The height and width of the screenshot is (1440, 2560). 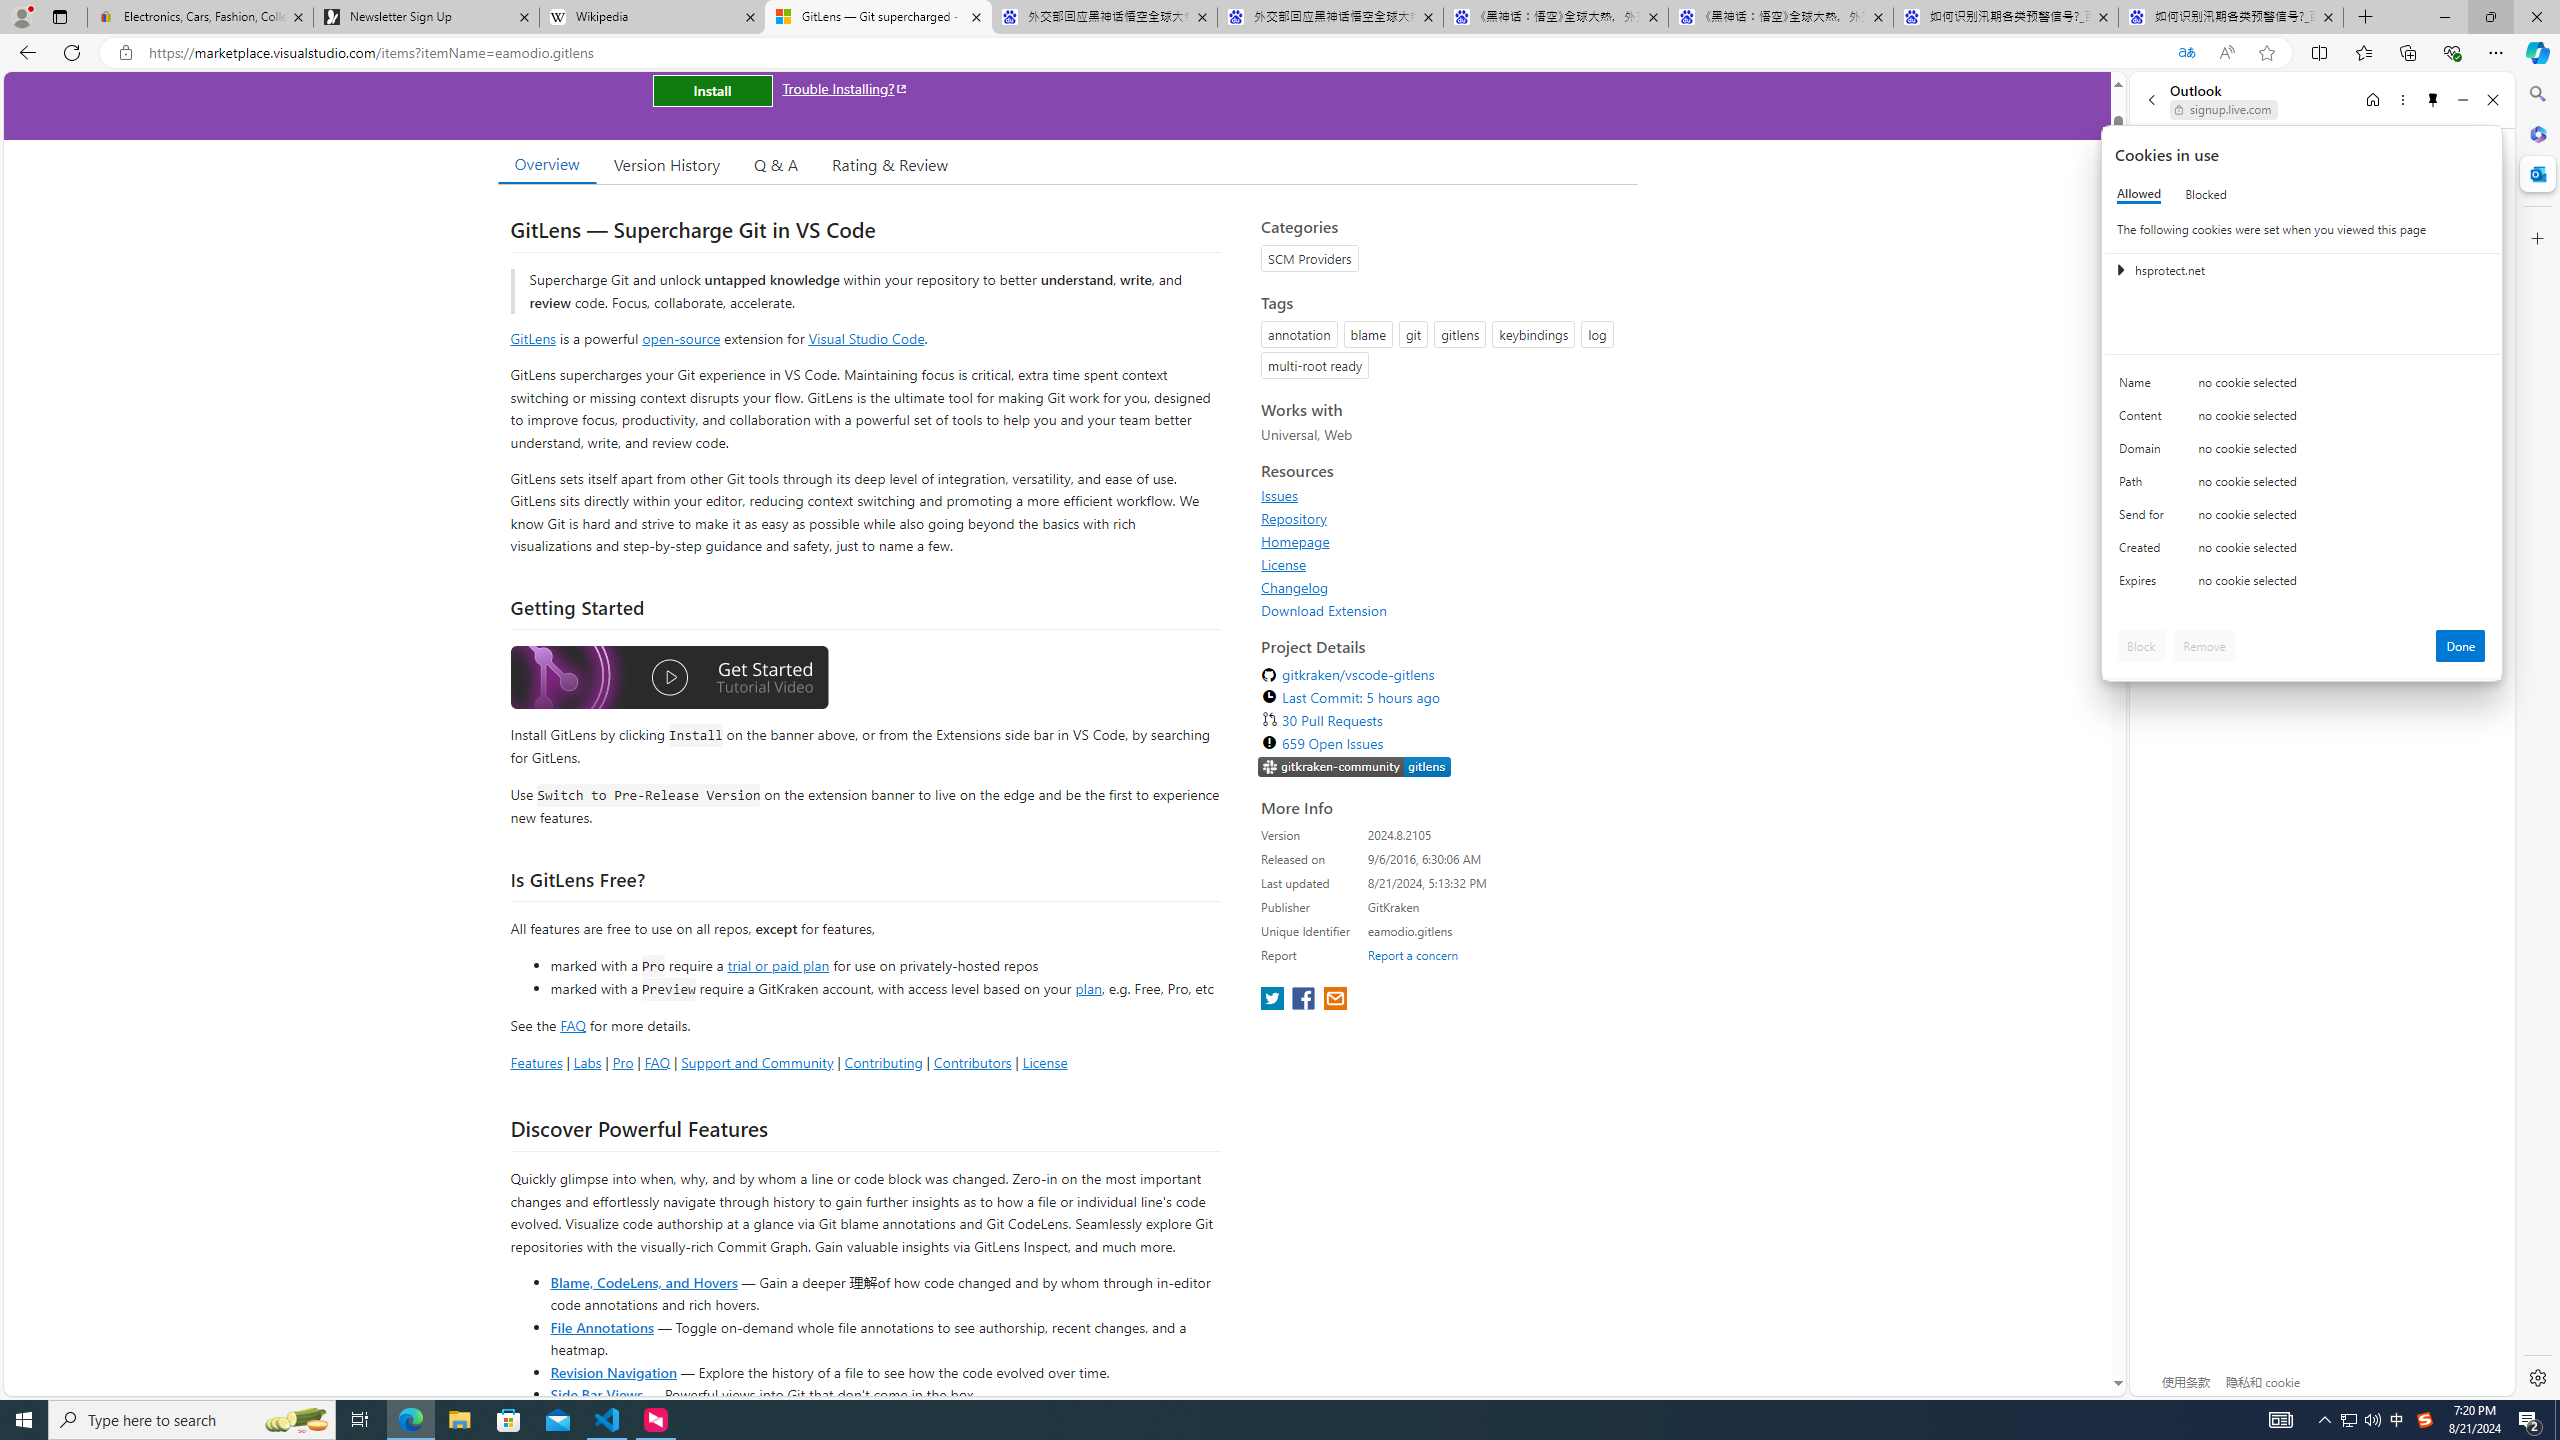 I want to click on 'Created', so click(x=2144, y=551).